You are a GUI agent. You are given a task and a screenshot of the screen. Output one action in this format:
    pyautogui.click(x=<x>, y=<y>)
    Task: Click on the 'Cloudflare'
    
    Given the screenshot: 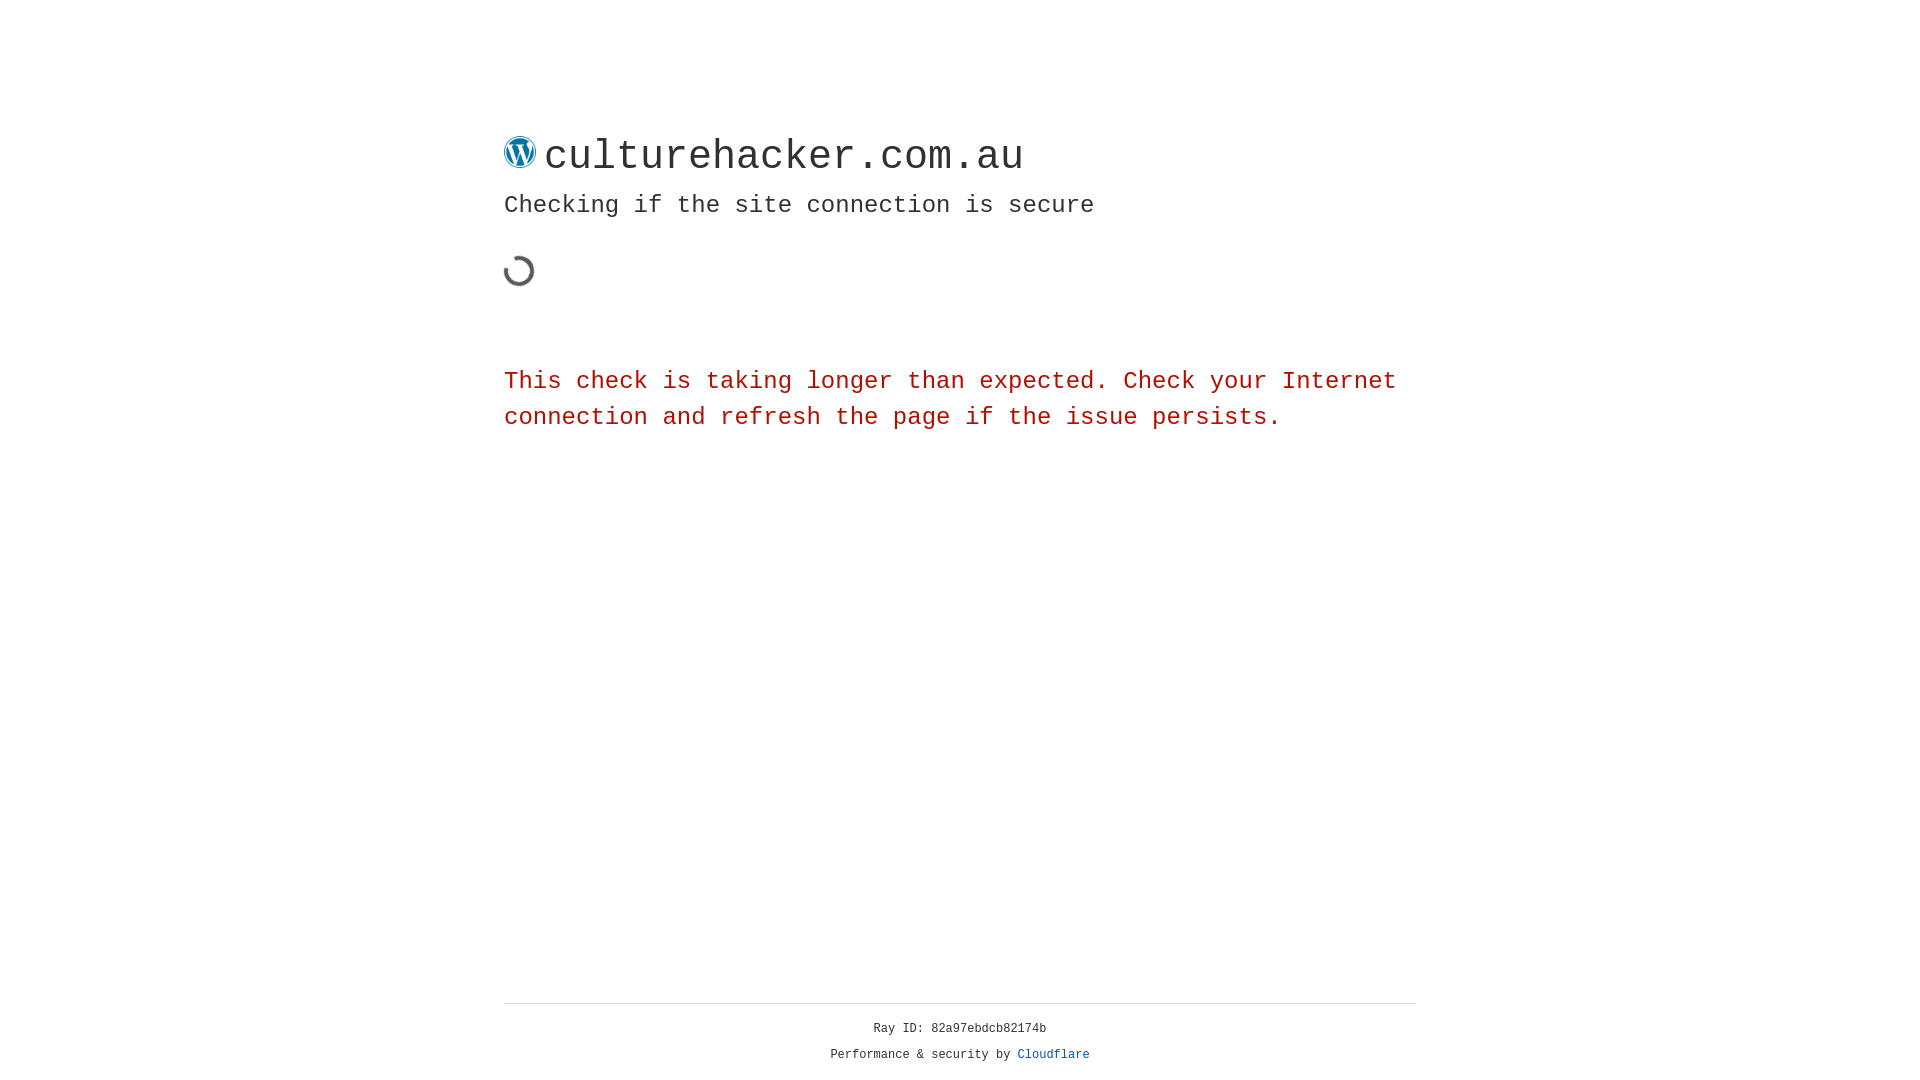 What is the action you would take?
    pyautogui.click(x=1053, y=1054)
    